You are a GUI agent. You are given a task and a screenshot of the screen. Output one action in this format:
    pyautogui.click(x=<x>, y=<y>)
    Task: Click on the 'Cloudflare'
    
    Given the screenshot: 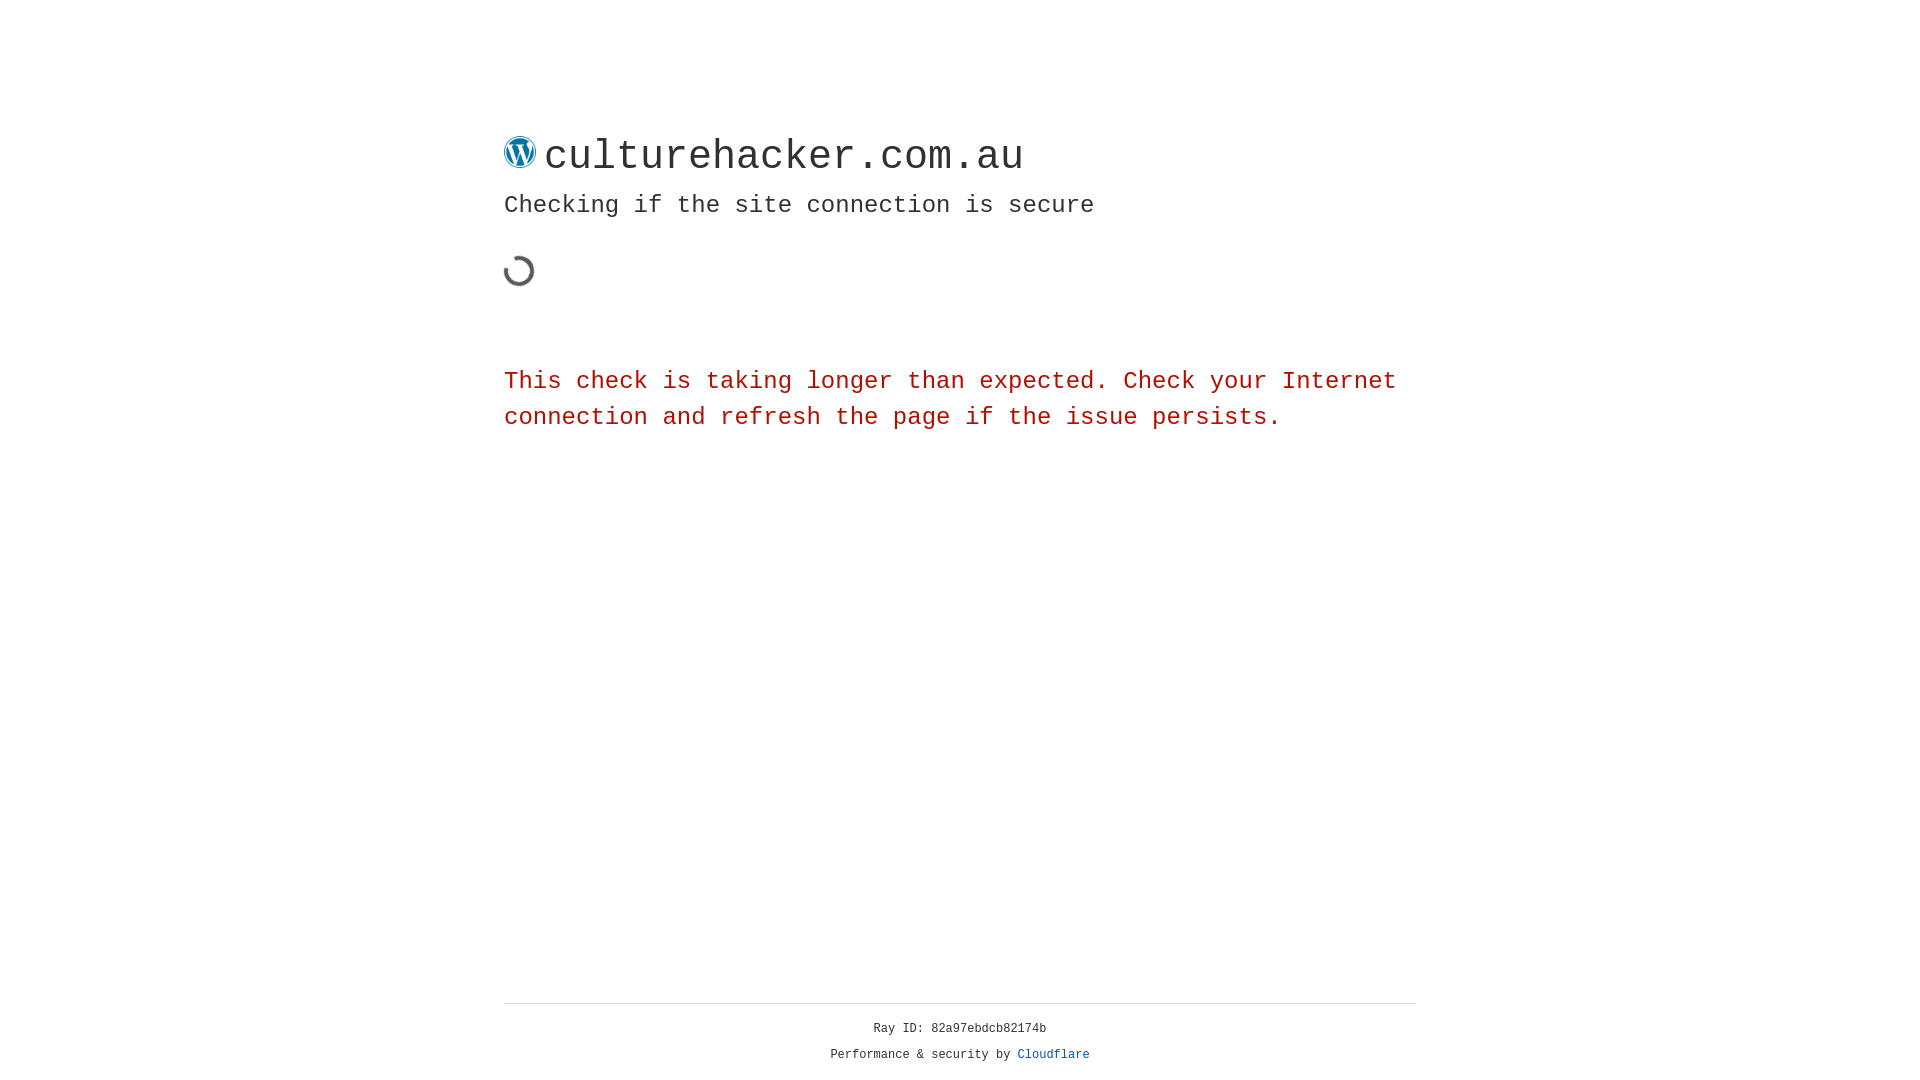 What is the action you would take?
    pyautogui.click(x=1053, y=1054)
    